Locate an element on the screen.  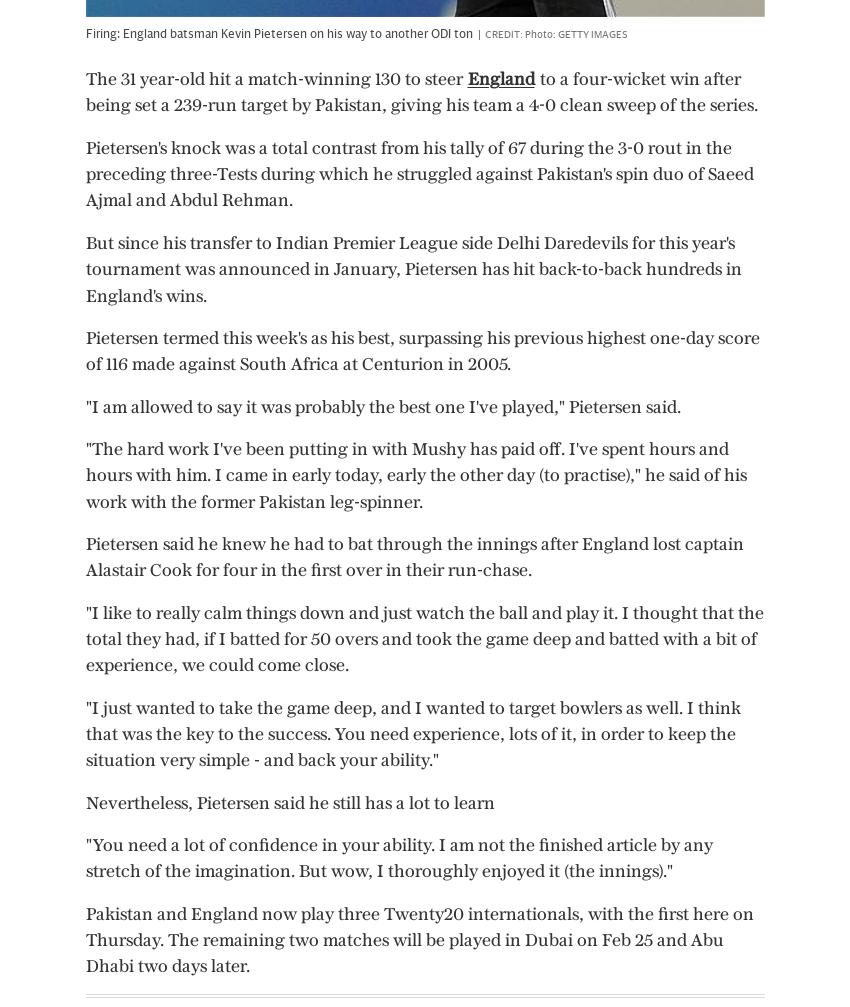
'Andrew Buncombe' is located at coordinates (376, 639).